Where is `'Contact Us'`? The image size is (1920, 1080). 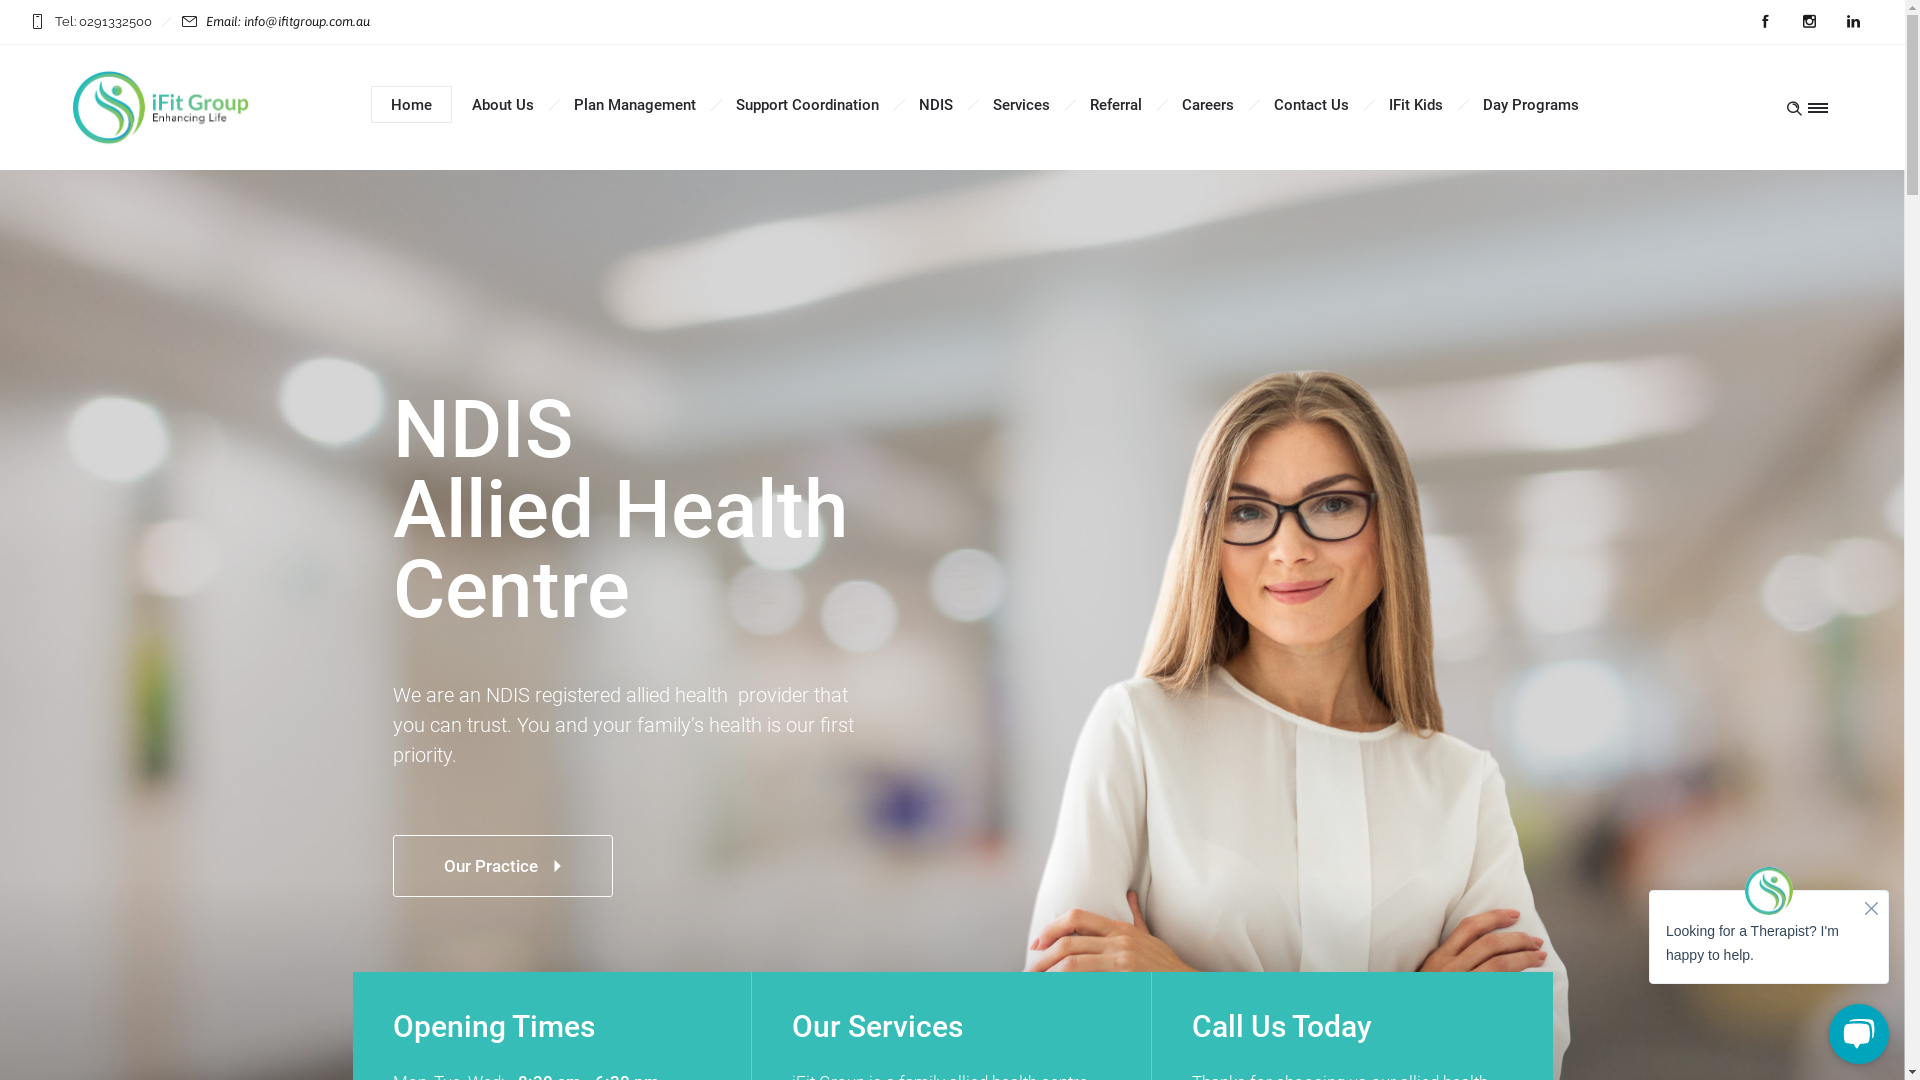 'Contact Us' is located at coordinates (1311, 104).